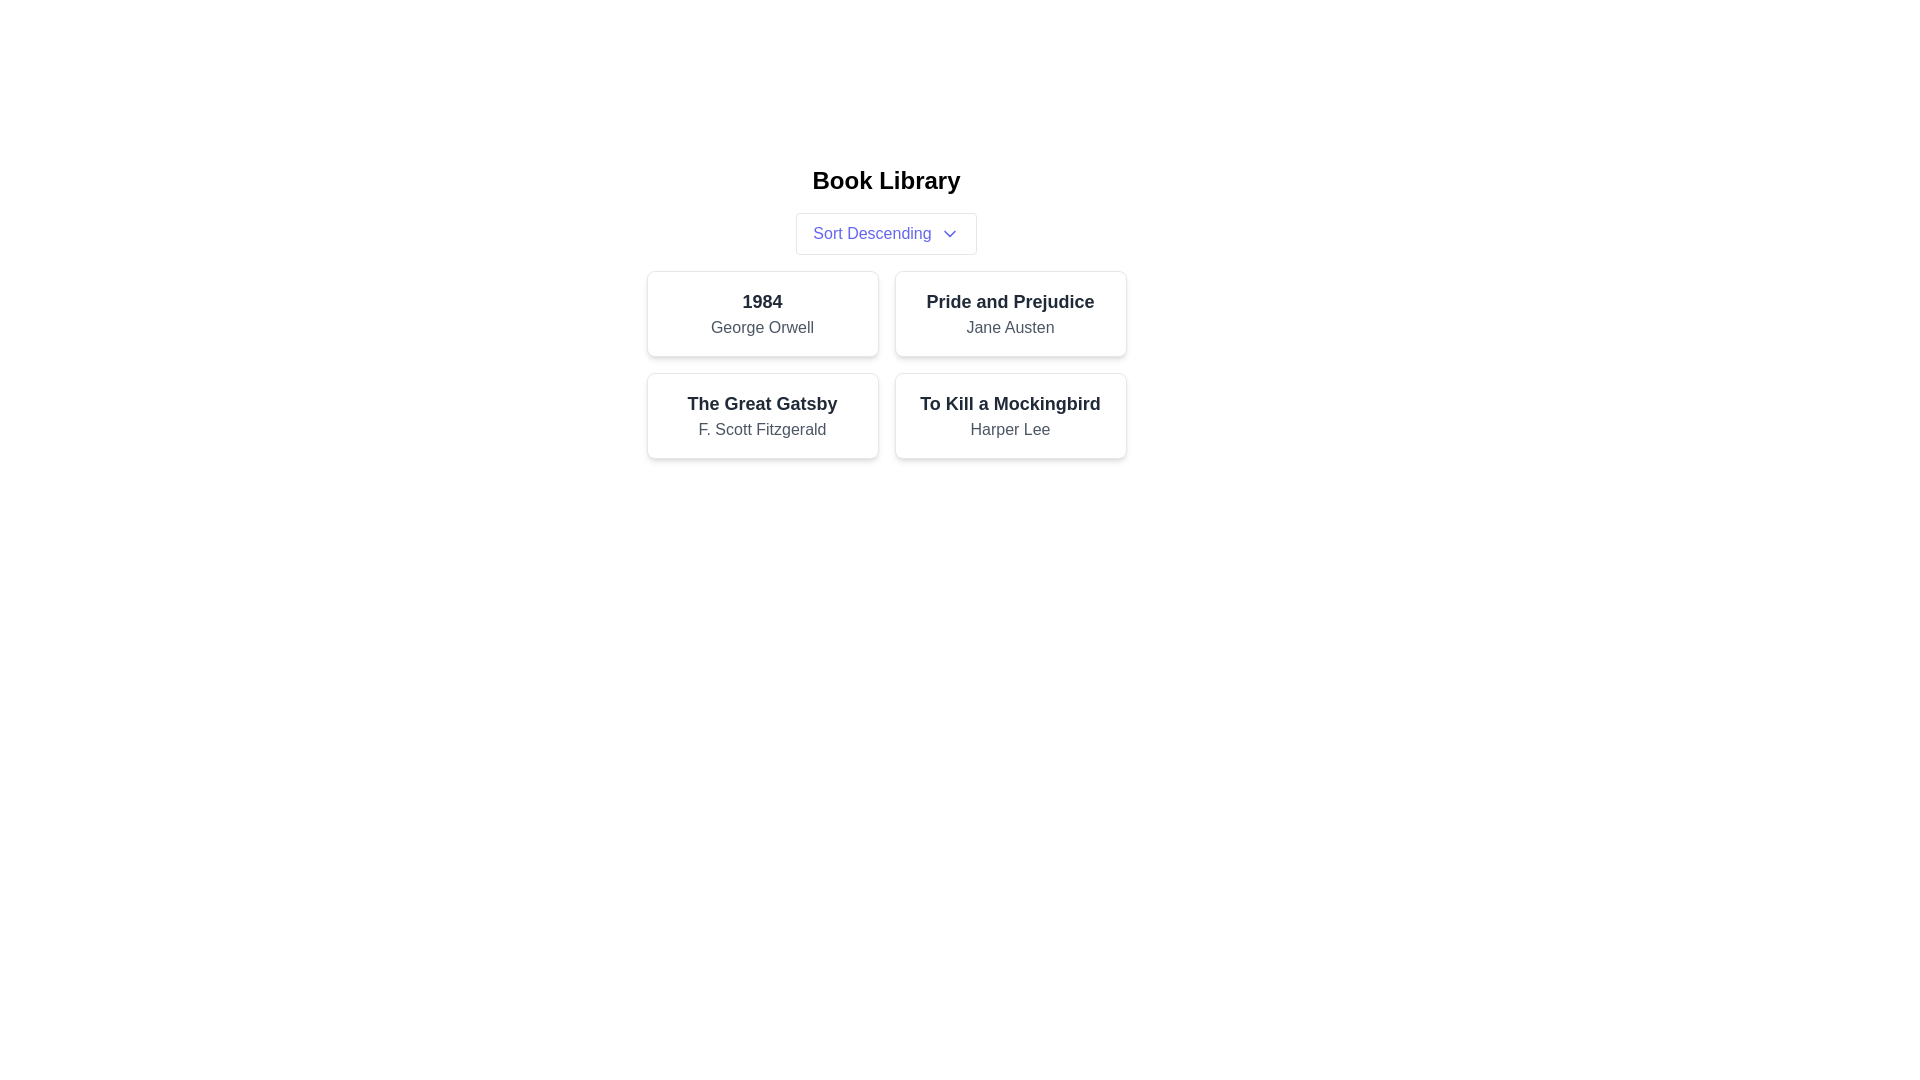 This screenshot has width=1920, height=1080. I want to click on the rectangular button labeled 'Sort Descending' with an indigo color and a downward arrow icon, so click(885, 233).